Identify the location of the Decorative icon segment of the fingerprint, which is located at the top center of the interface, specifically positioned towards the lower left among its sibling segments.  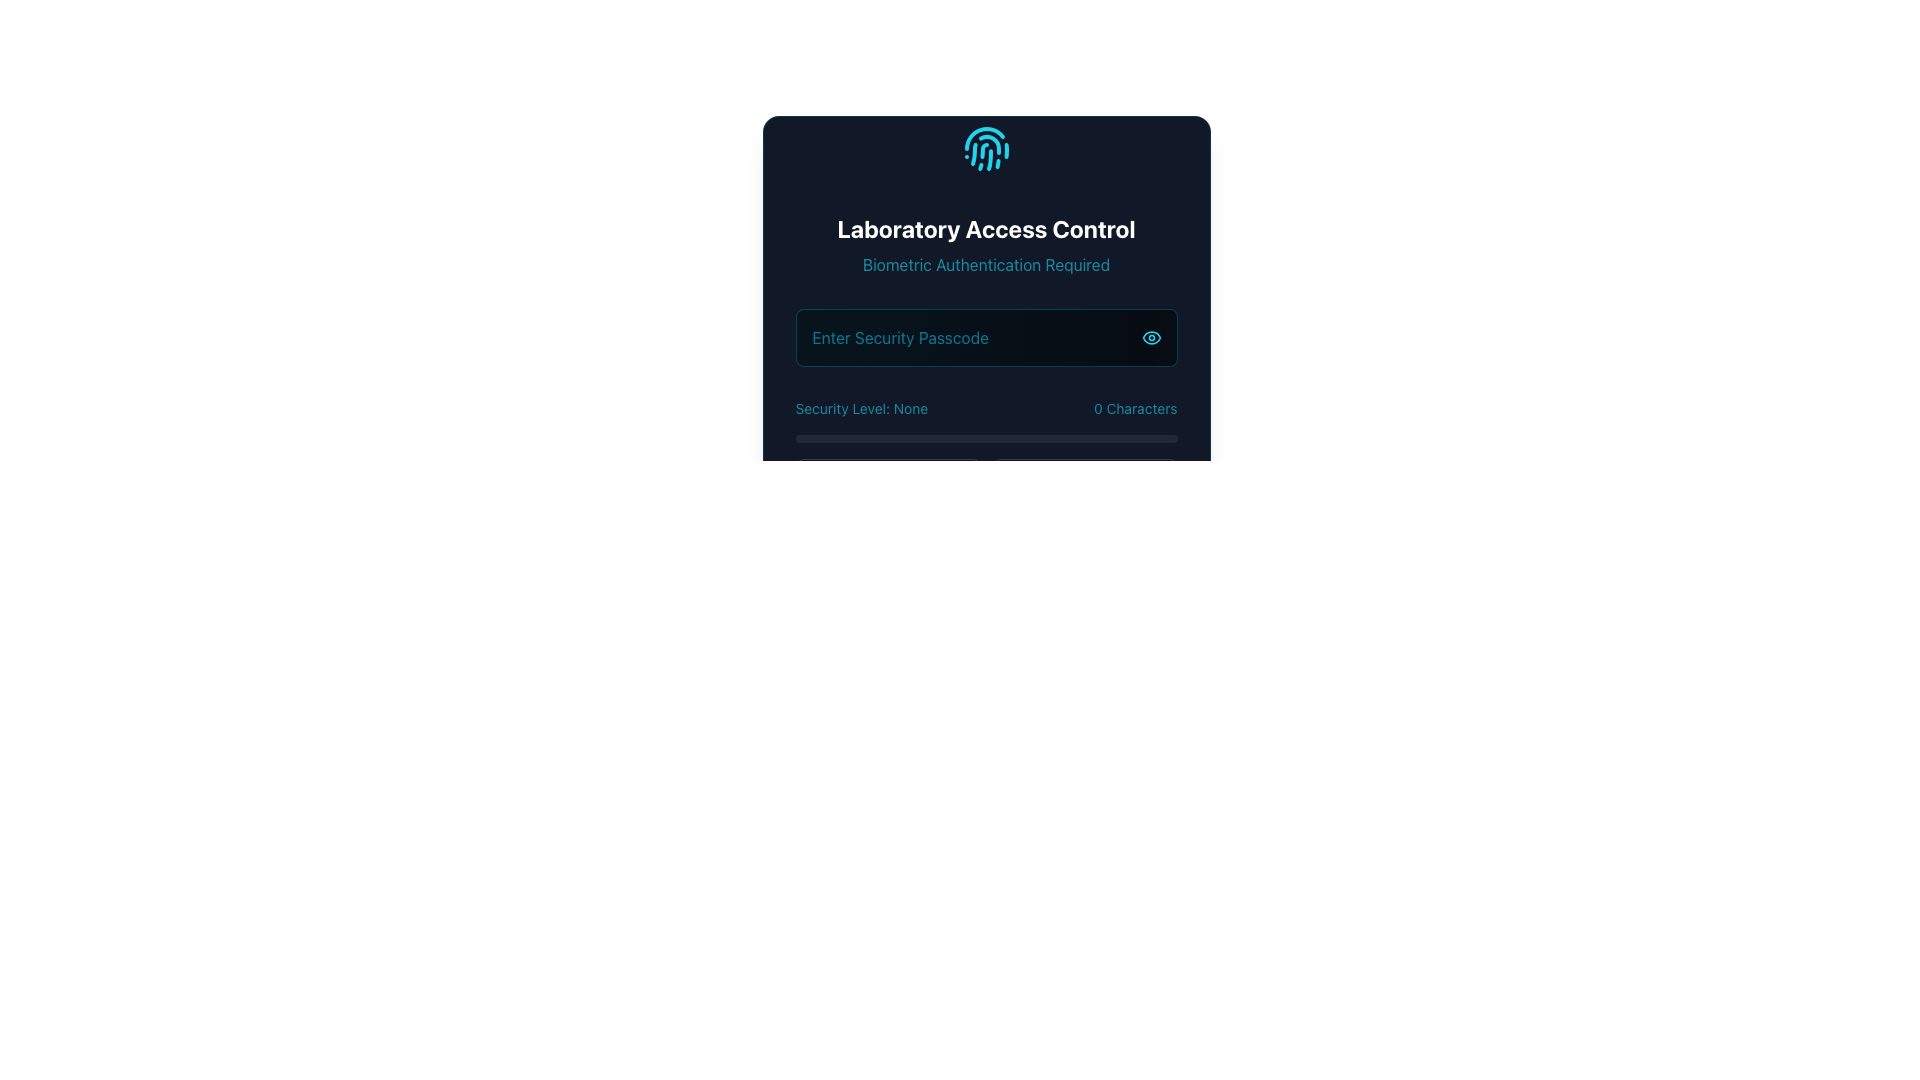
(973, 153).